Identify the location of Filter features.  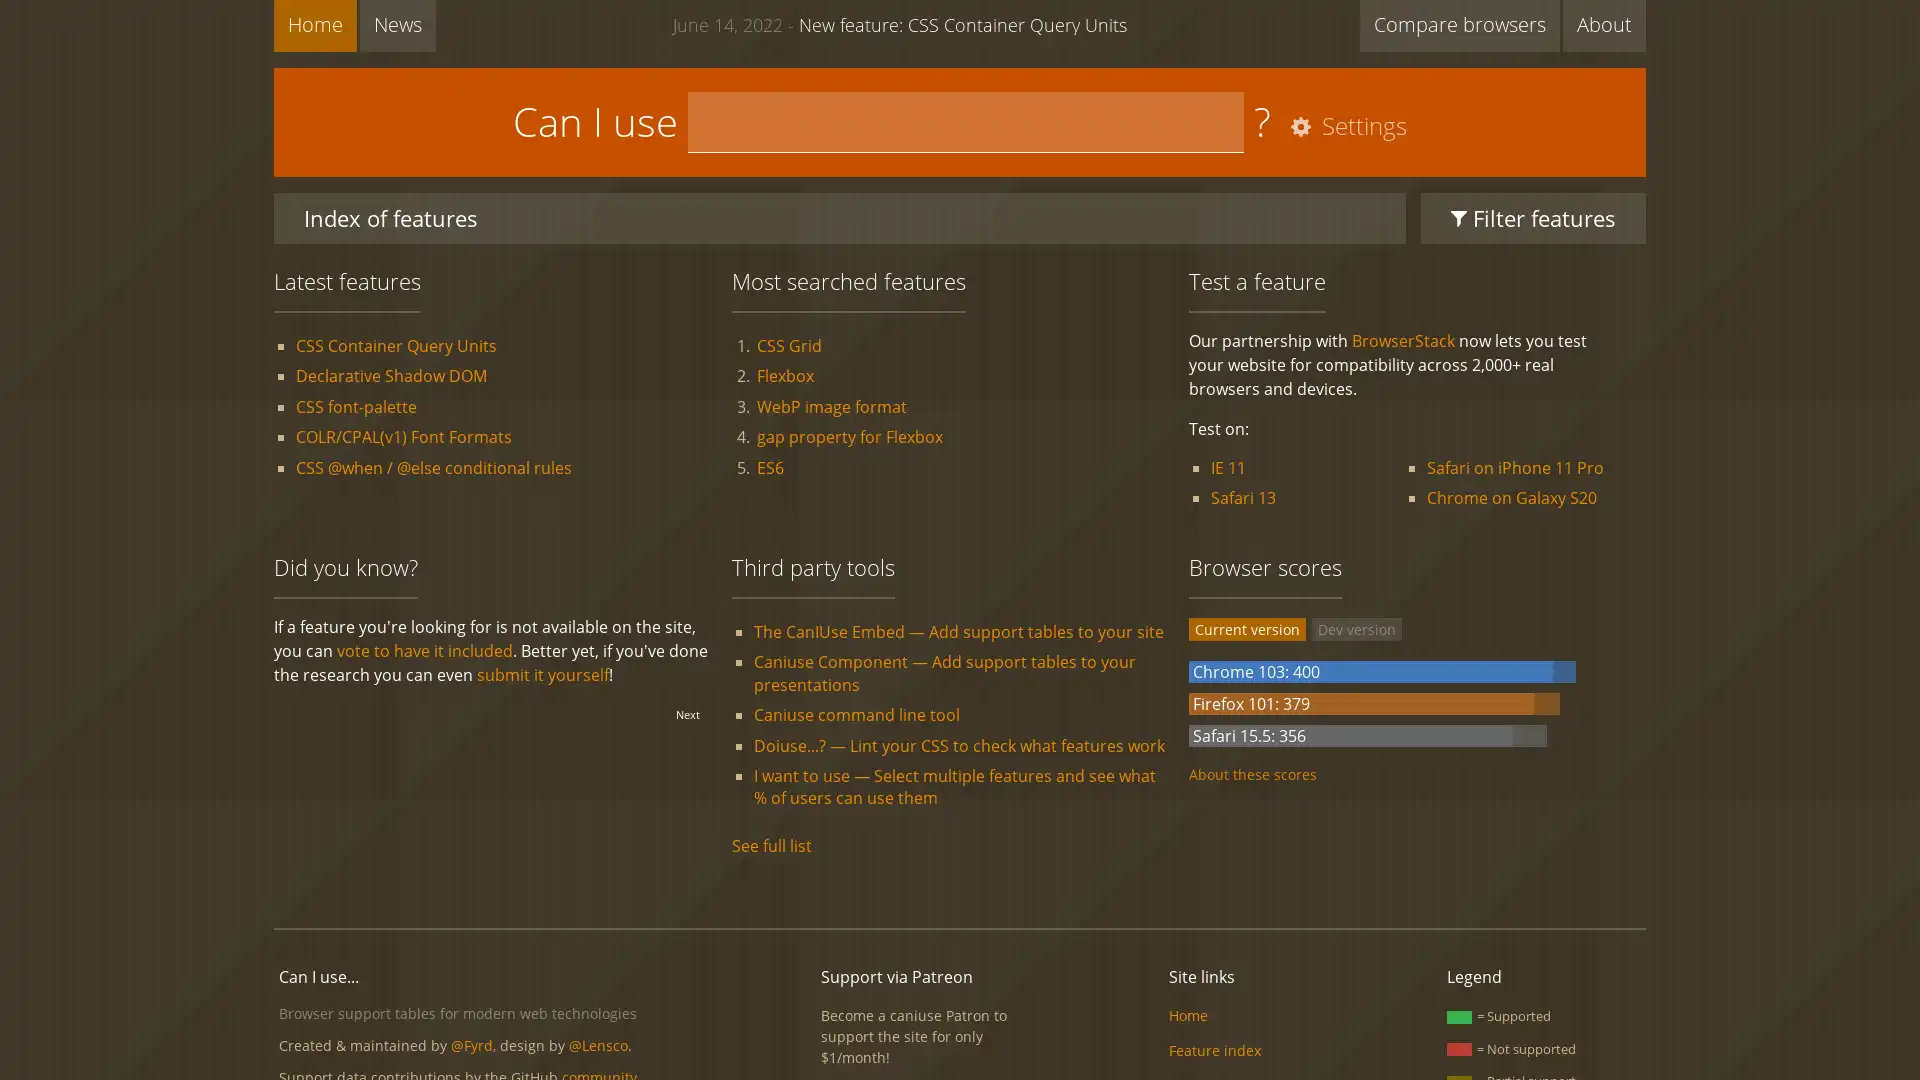
(1532, 218).